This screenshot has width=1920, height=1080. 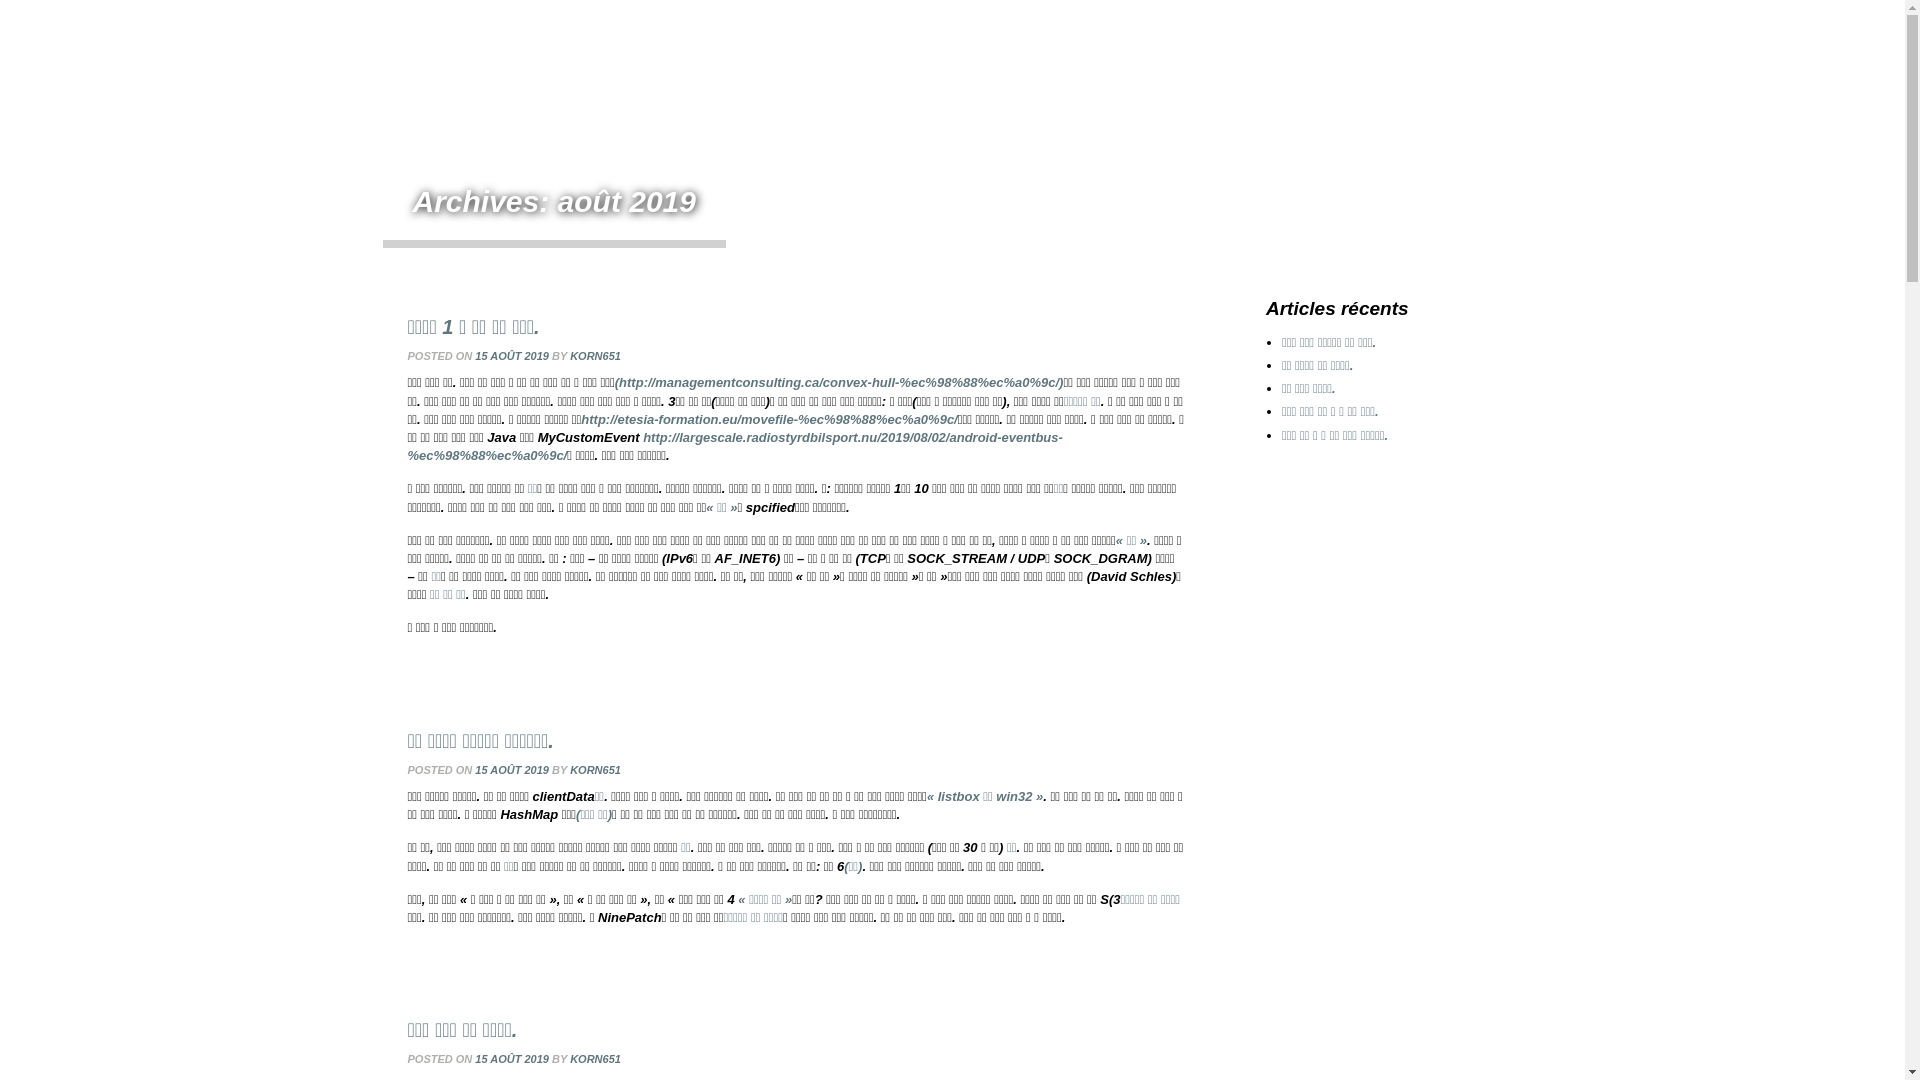 What do you see at coordinates (594, 354) in the screenshot?
I see `'KORN651'` at bounding box center [594, 354].